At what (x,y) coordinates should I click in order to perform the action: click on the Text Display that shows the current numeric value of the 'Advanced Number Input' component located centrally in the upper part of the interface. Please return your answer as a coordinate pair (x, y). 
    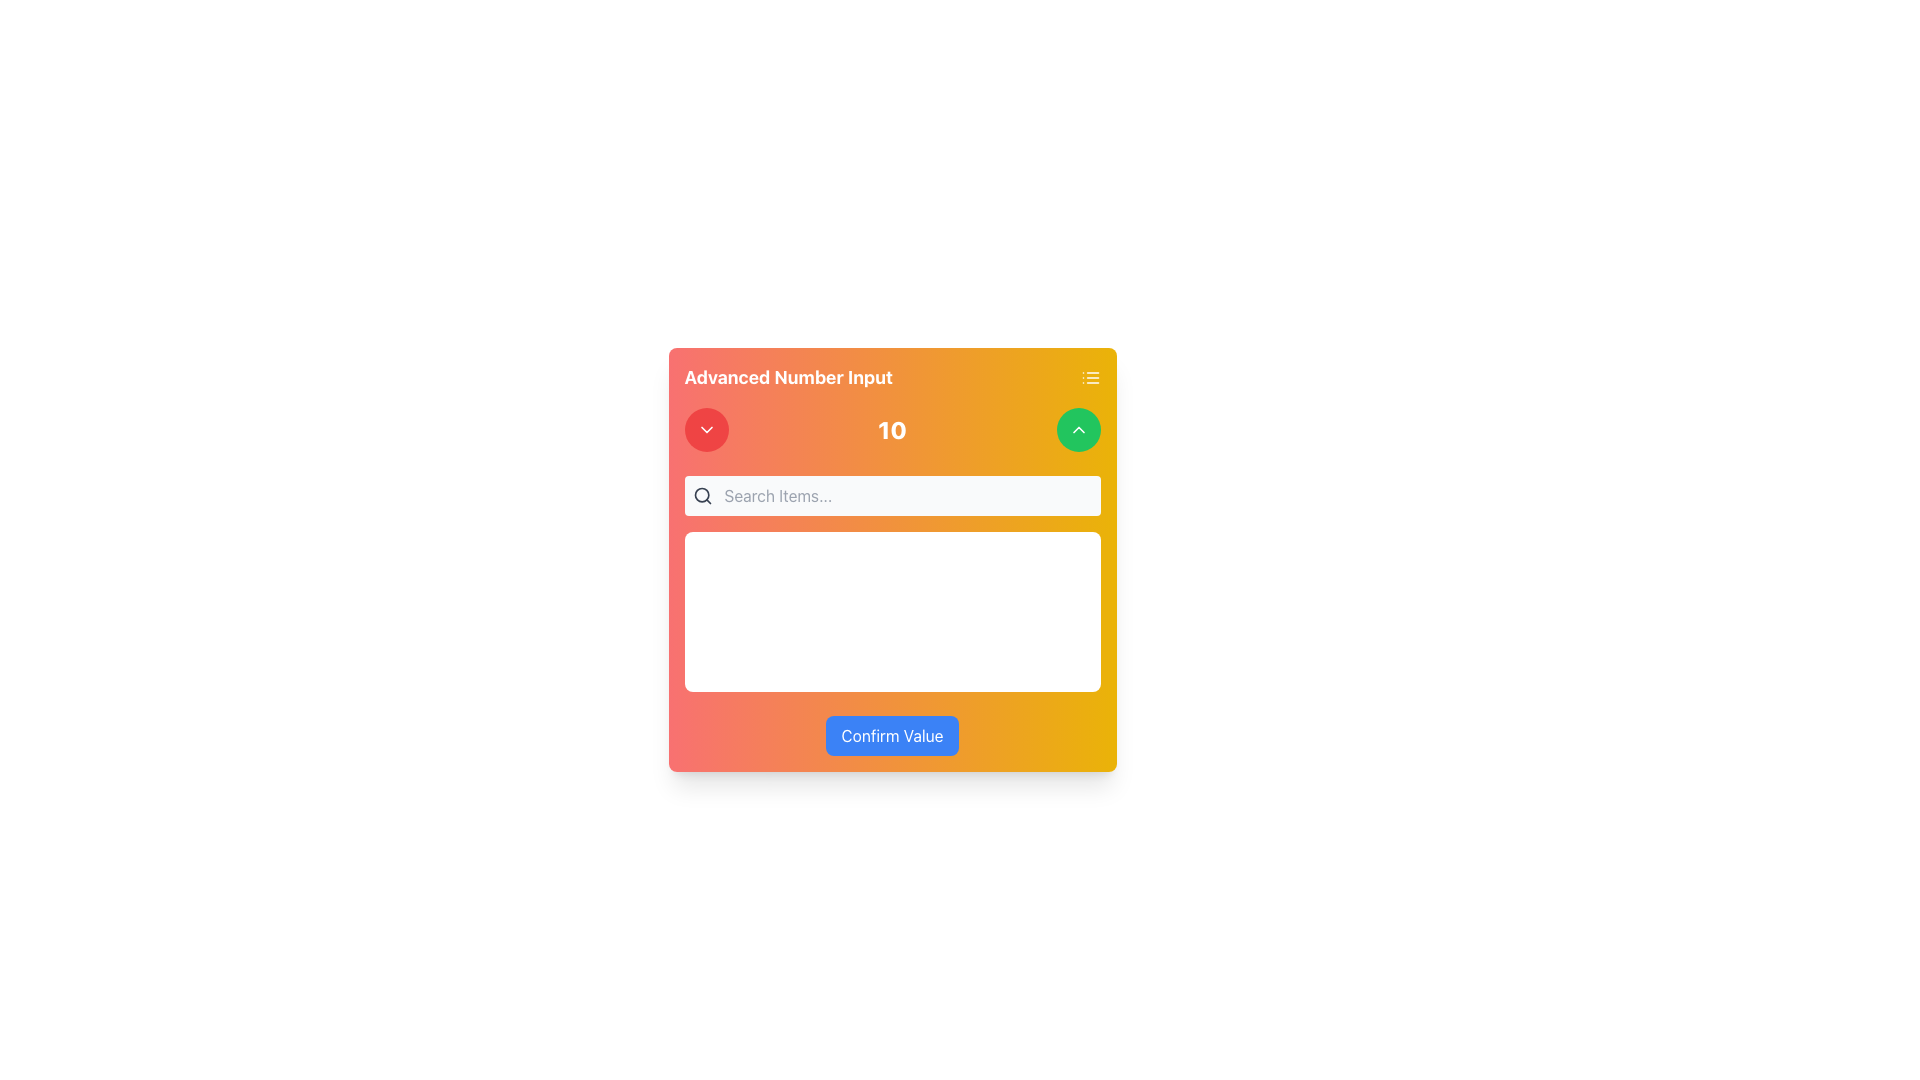
    Looking at the image, I should click on (891, 428).